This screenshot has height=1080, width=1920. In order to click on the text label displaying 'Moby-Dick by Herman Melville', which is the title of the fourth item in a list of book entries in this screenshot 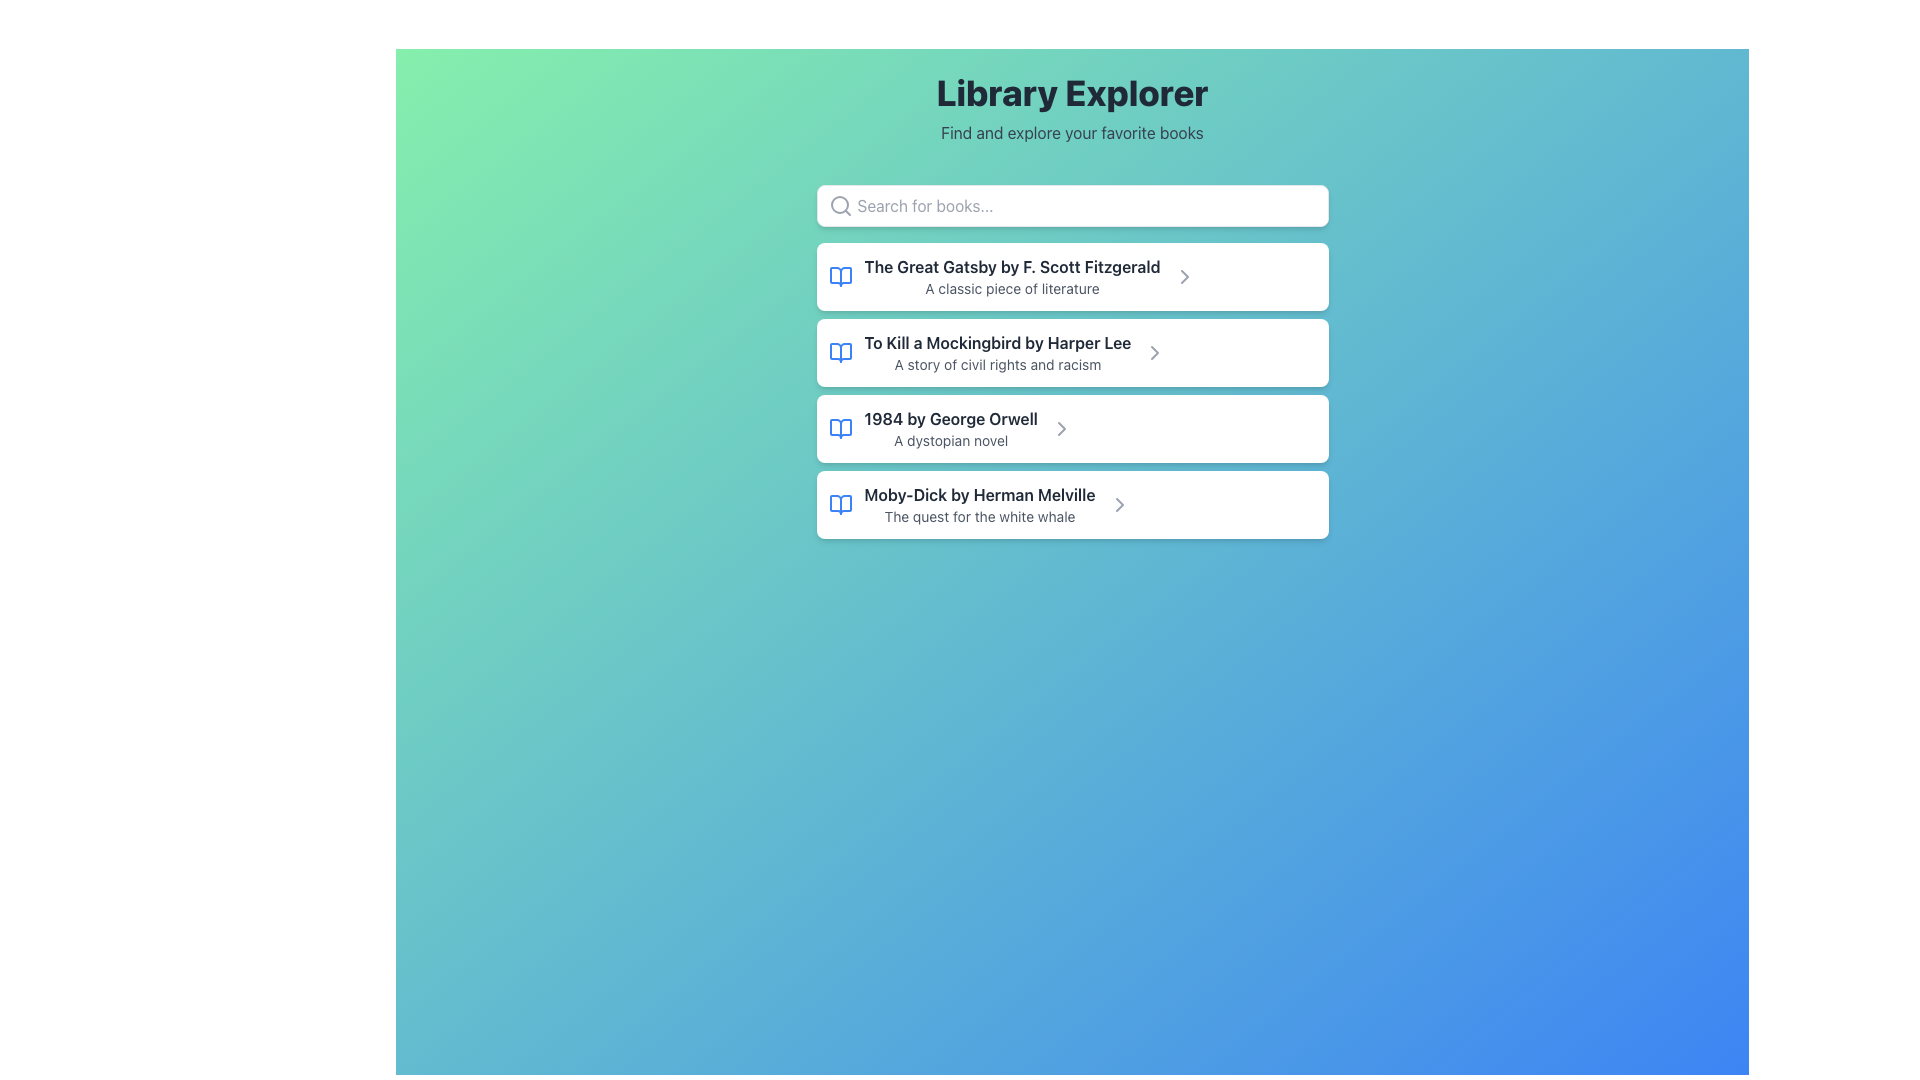, I will do `click(979, 494)`.